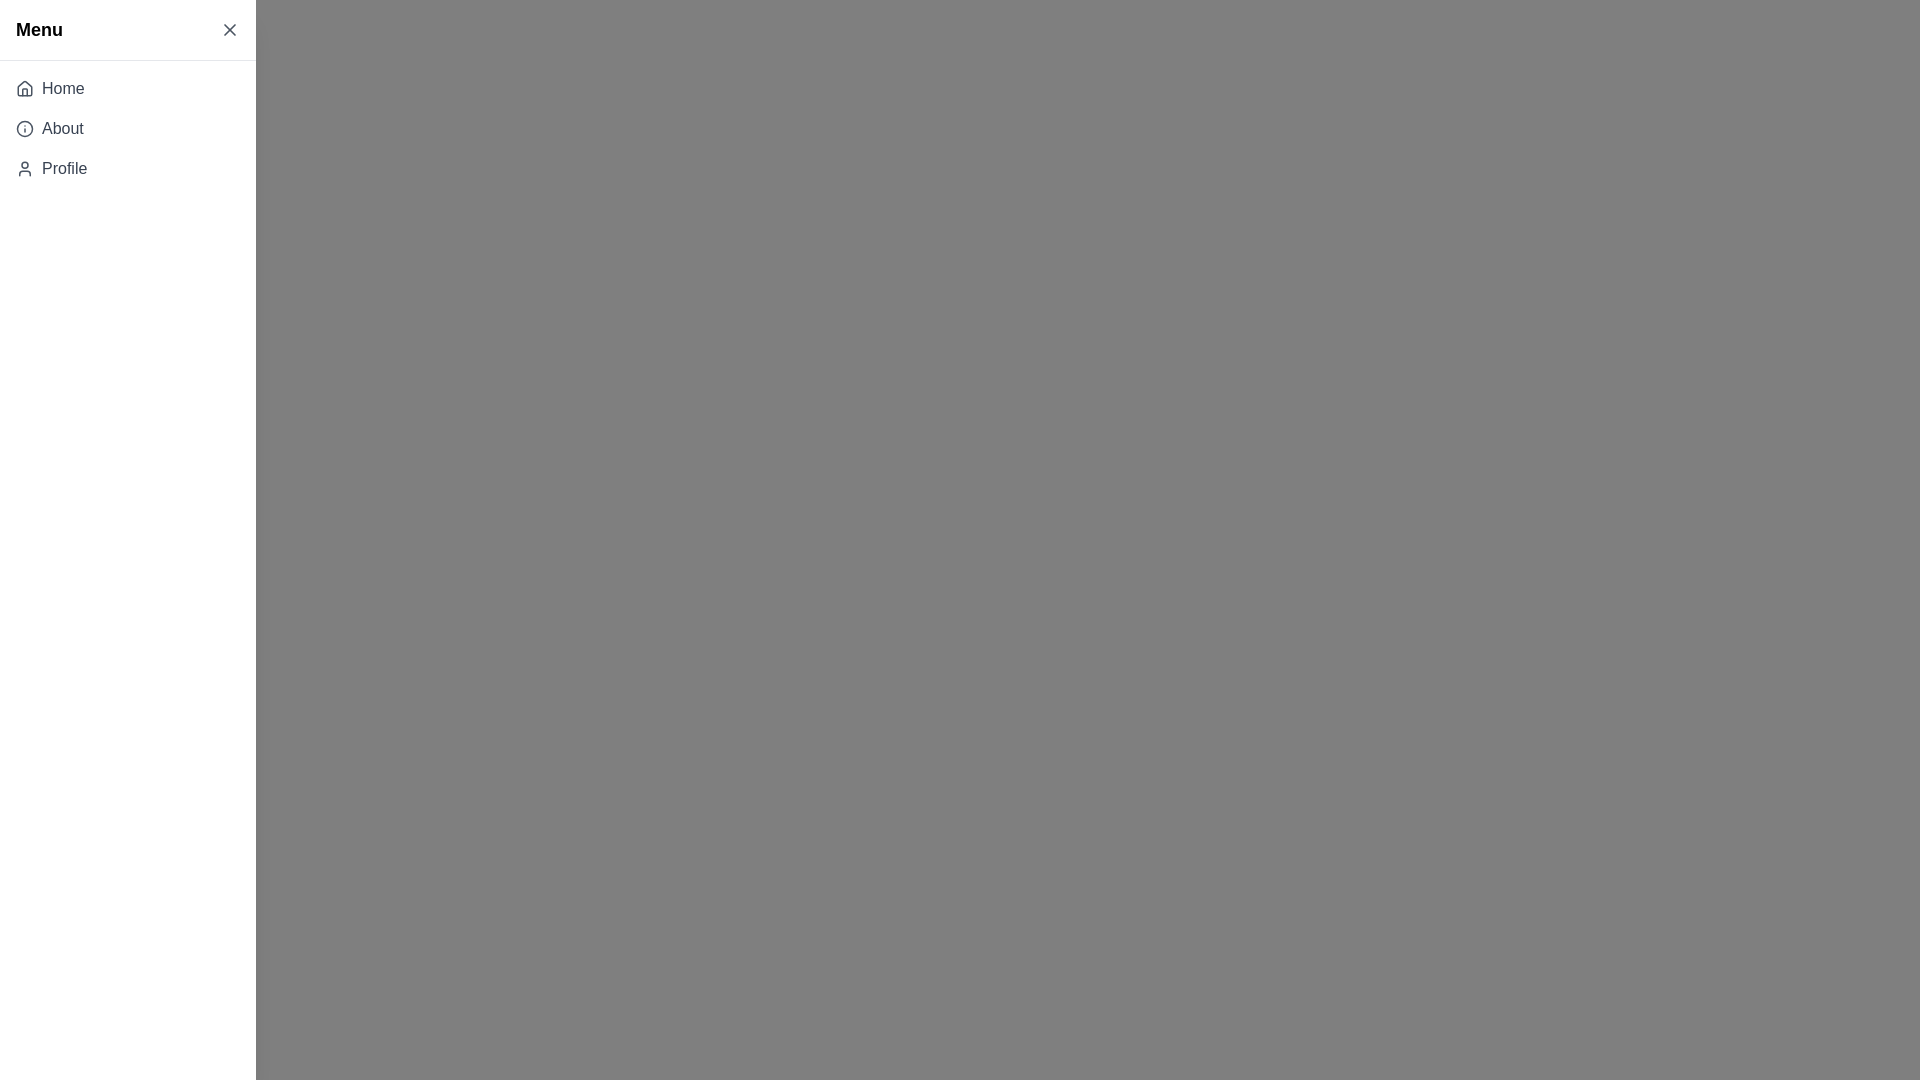 The width and height of the screenshot is (1920, 1080). Describe the element at coordinates (24, 128) in the screenshot. I see `the 'info' icon located to the left of the 'About' text in the navigation menu, which is a gray circle with a lowercase 'i' inside` at that location.